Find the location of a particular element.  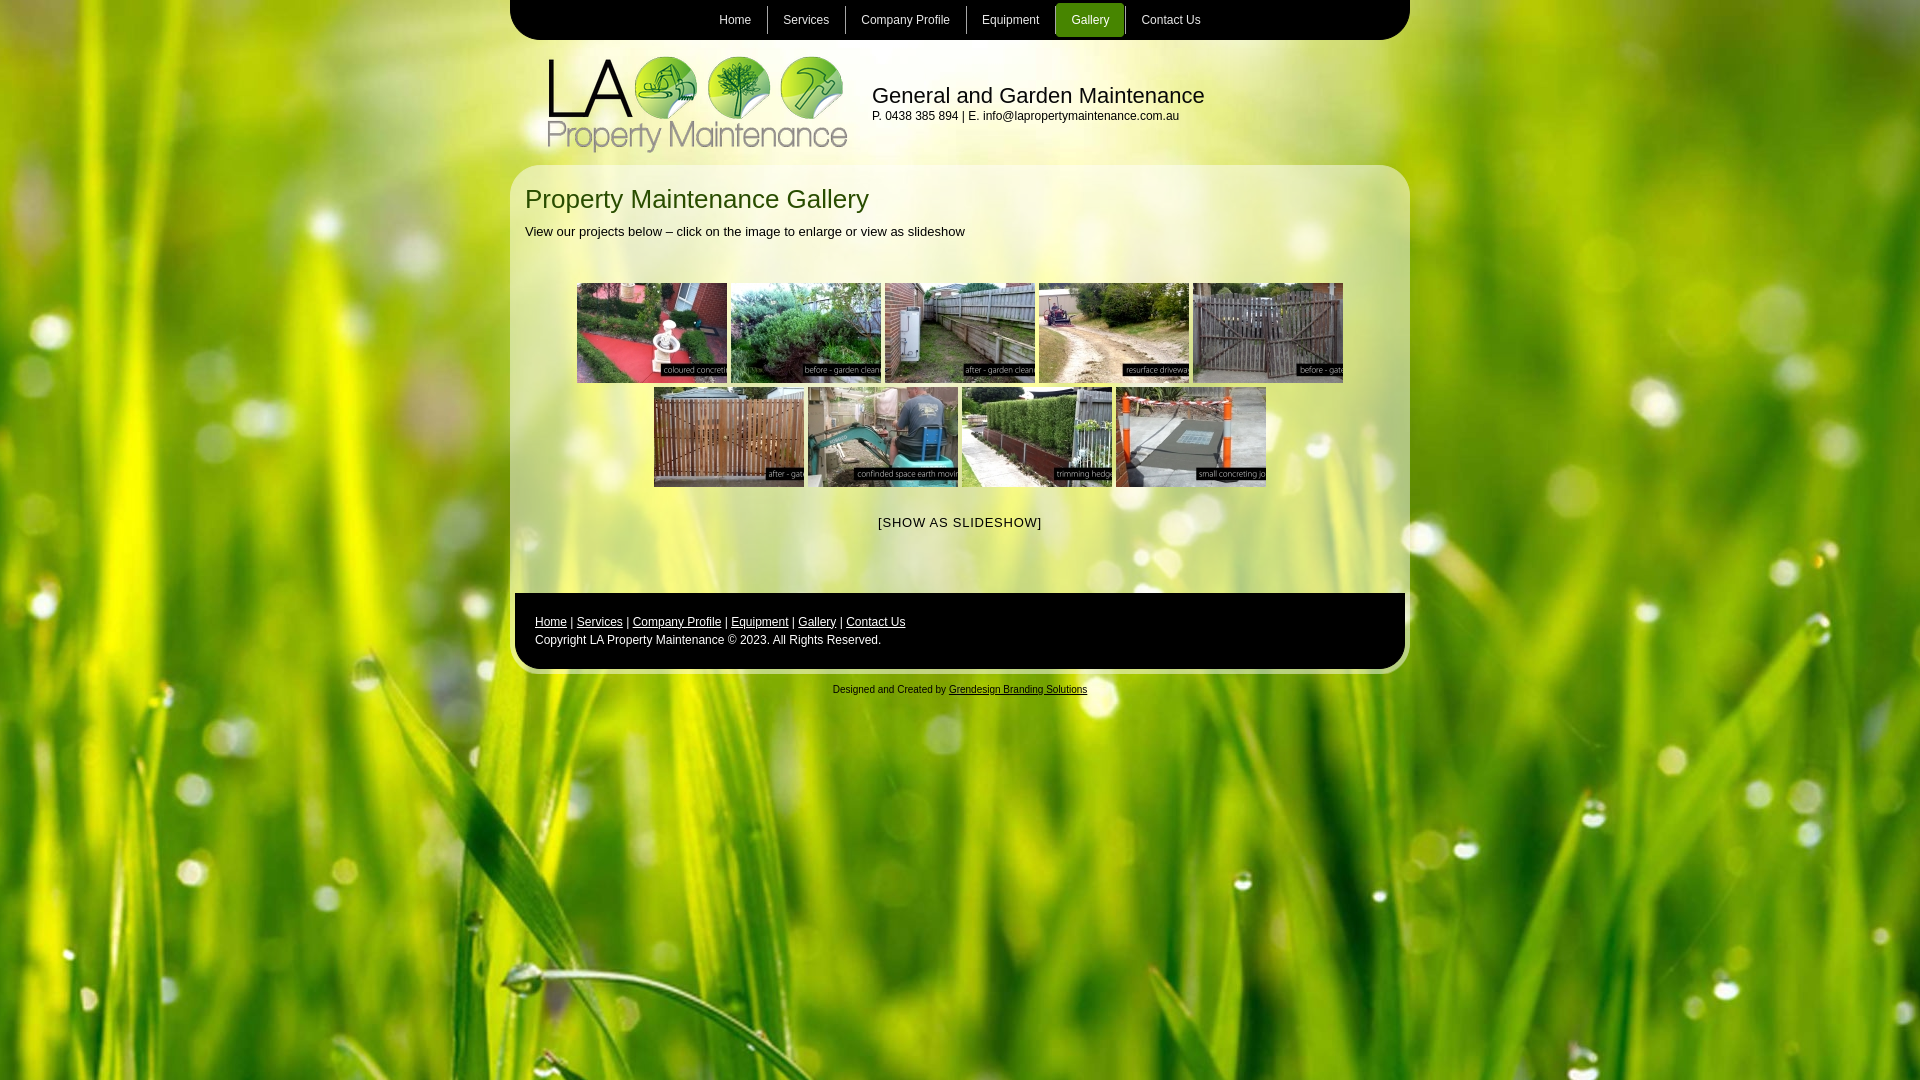

'Company Profile' is located at coordinates (677, 620).